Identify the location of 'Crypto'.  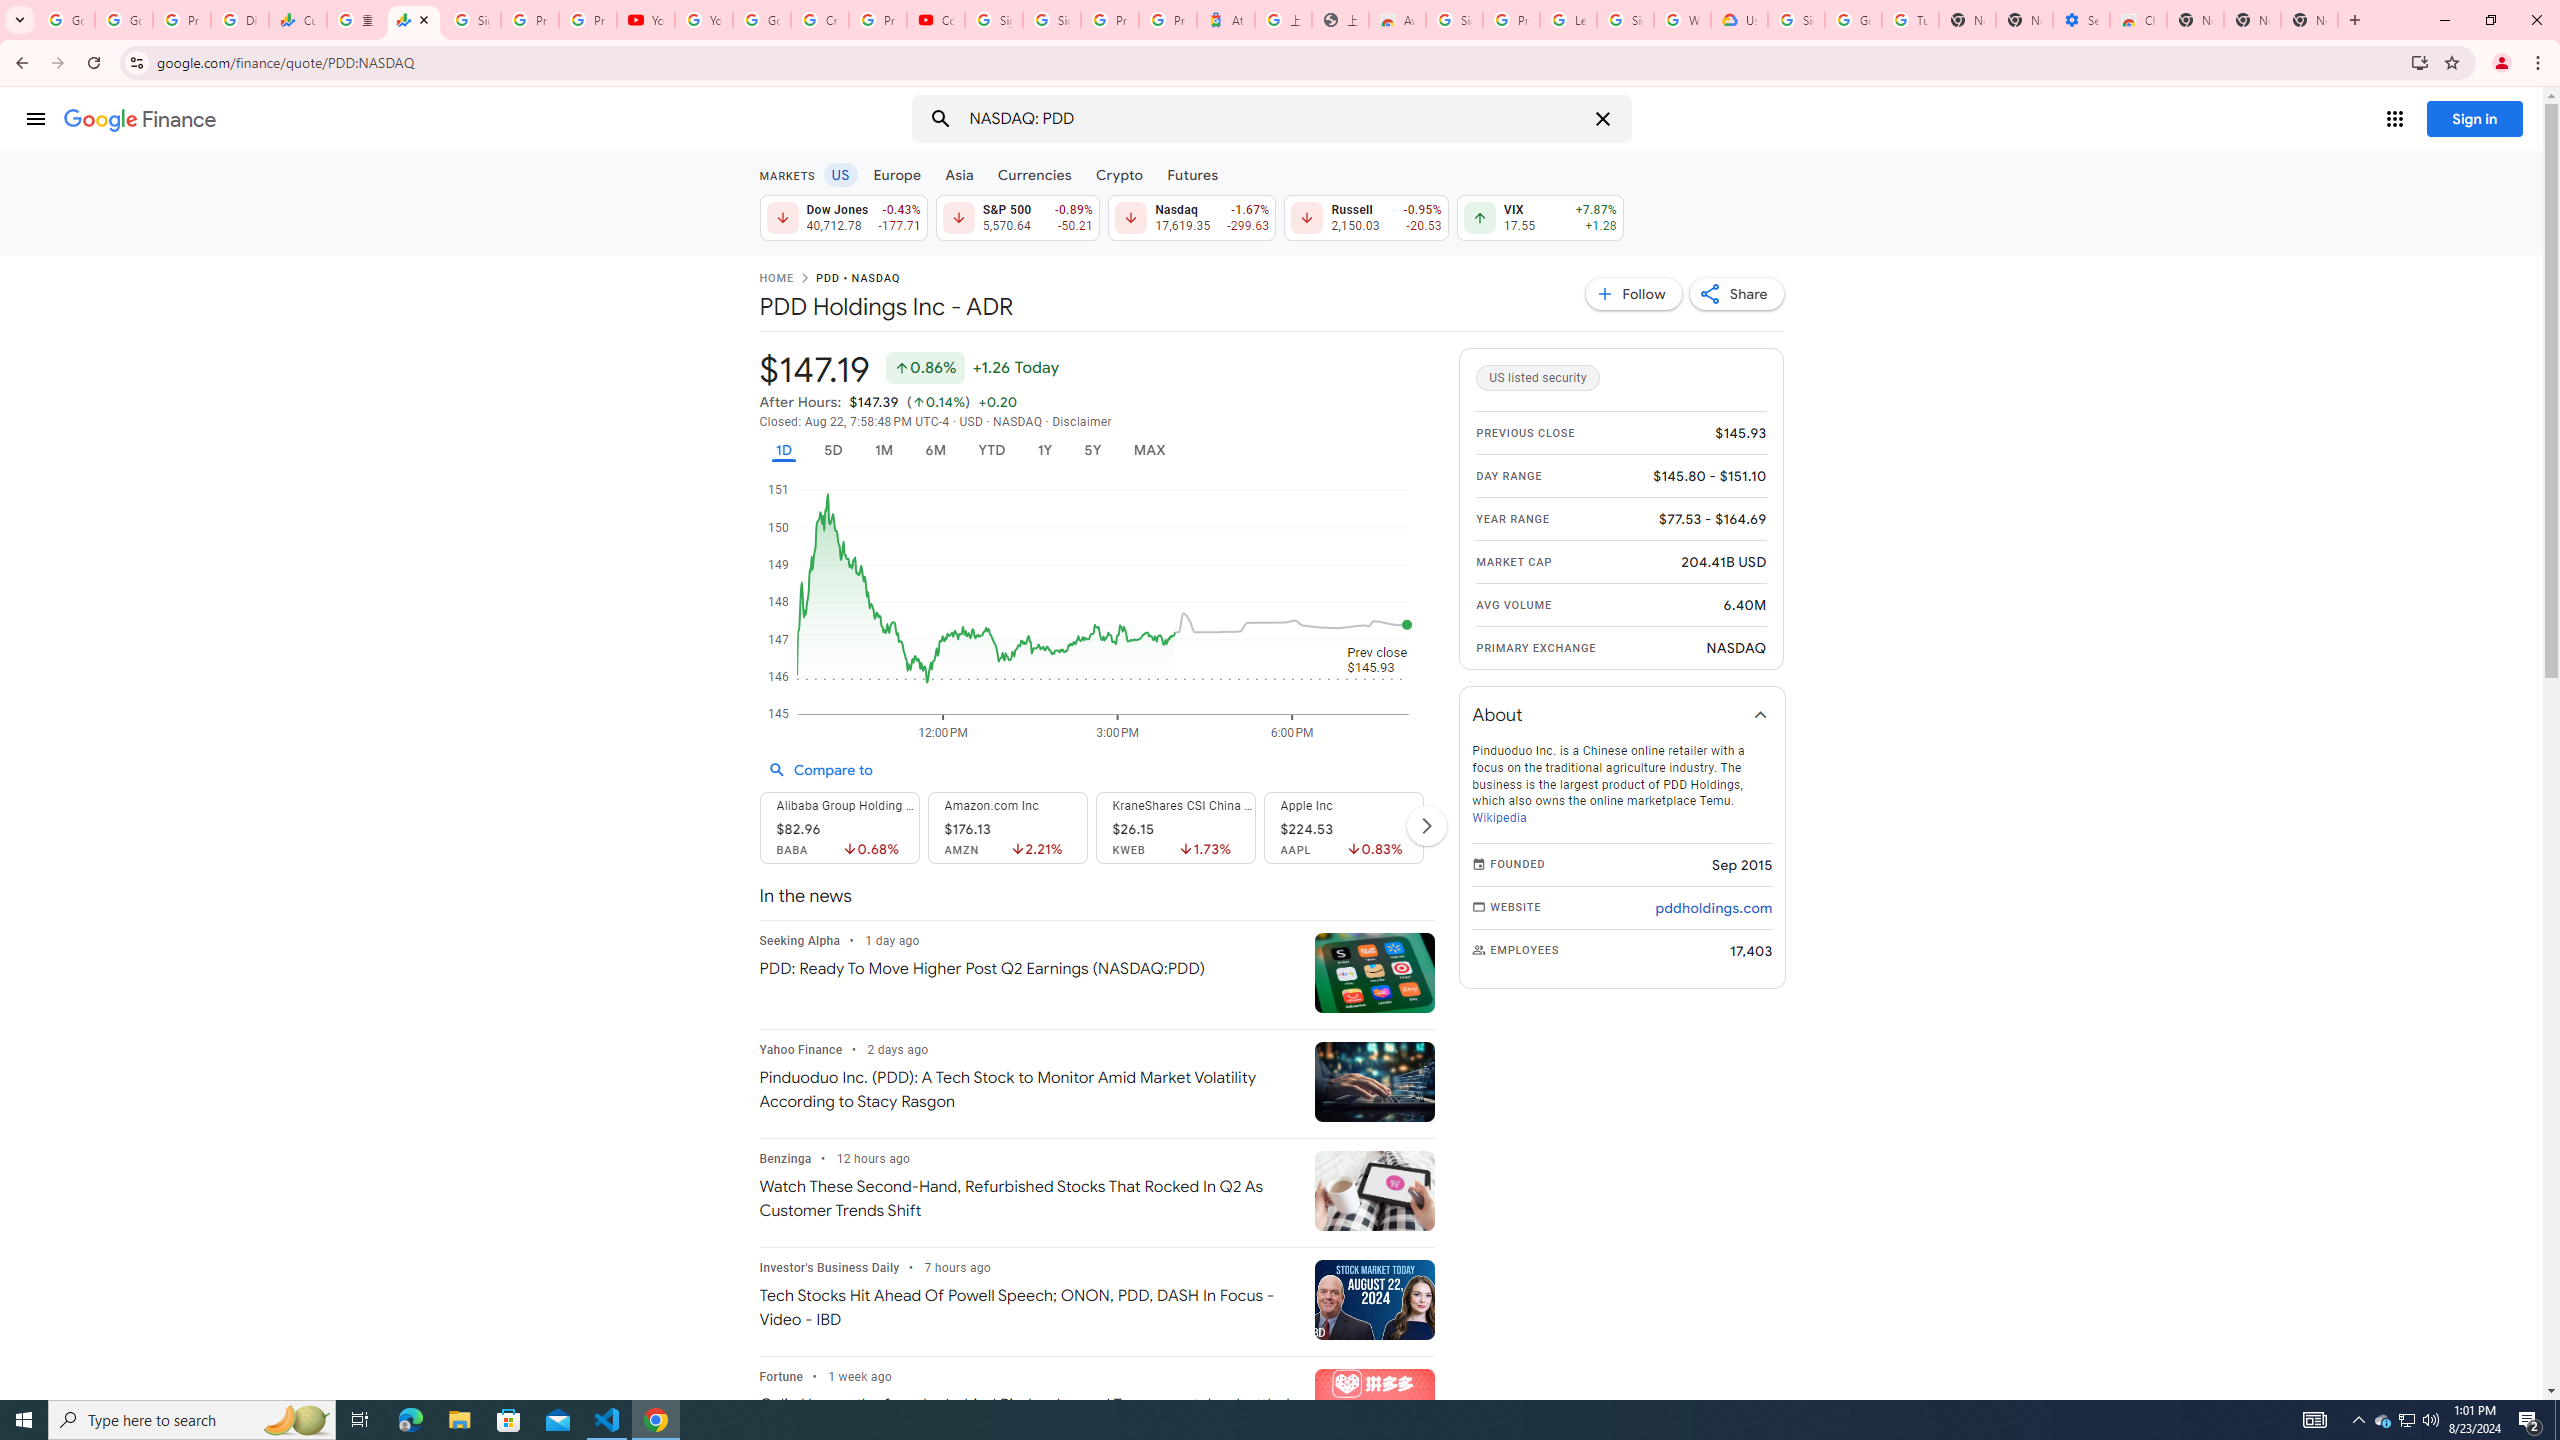
(1120, 173).